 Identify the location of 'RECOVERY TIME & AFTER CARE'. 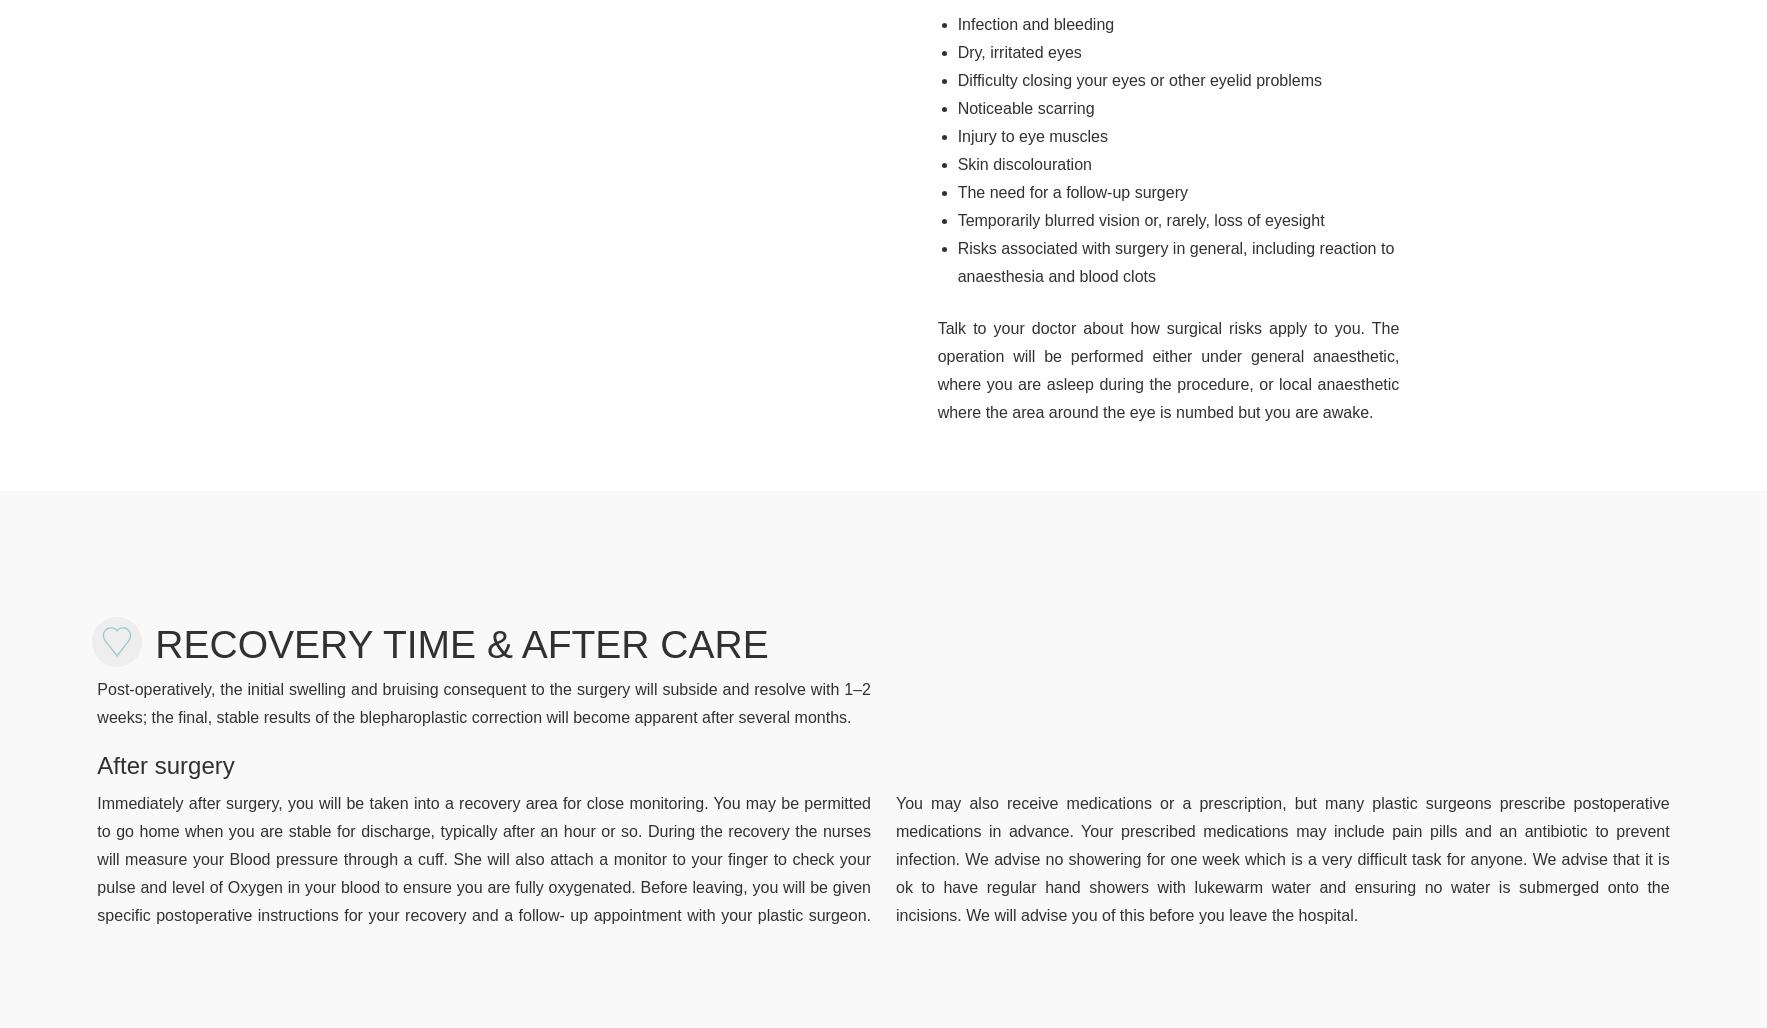
(461, 644).